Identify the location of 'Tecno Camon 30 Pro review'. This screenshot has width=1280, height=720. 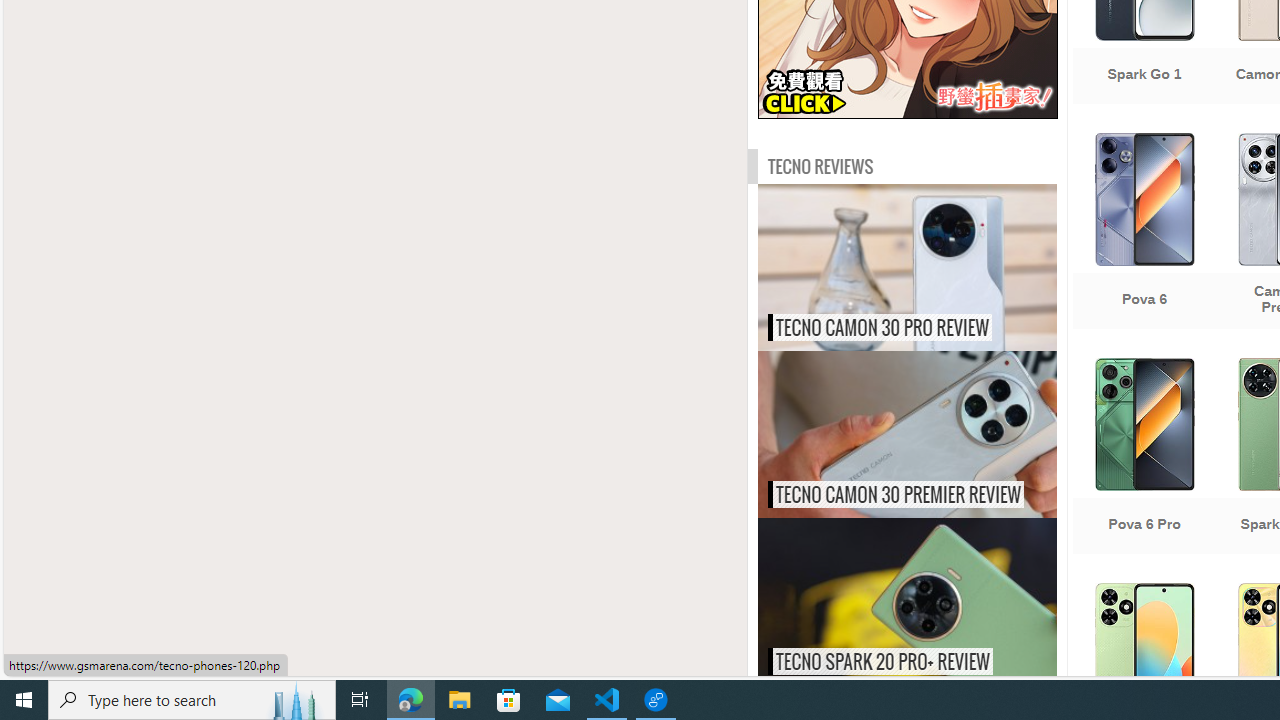
(948, 266).